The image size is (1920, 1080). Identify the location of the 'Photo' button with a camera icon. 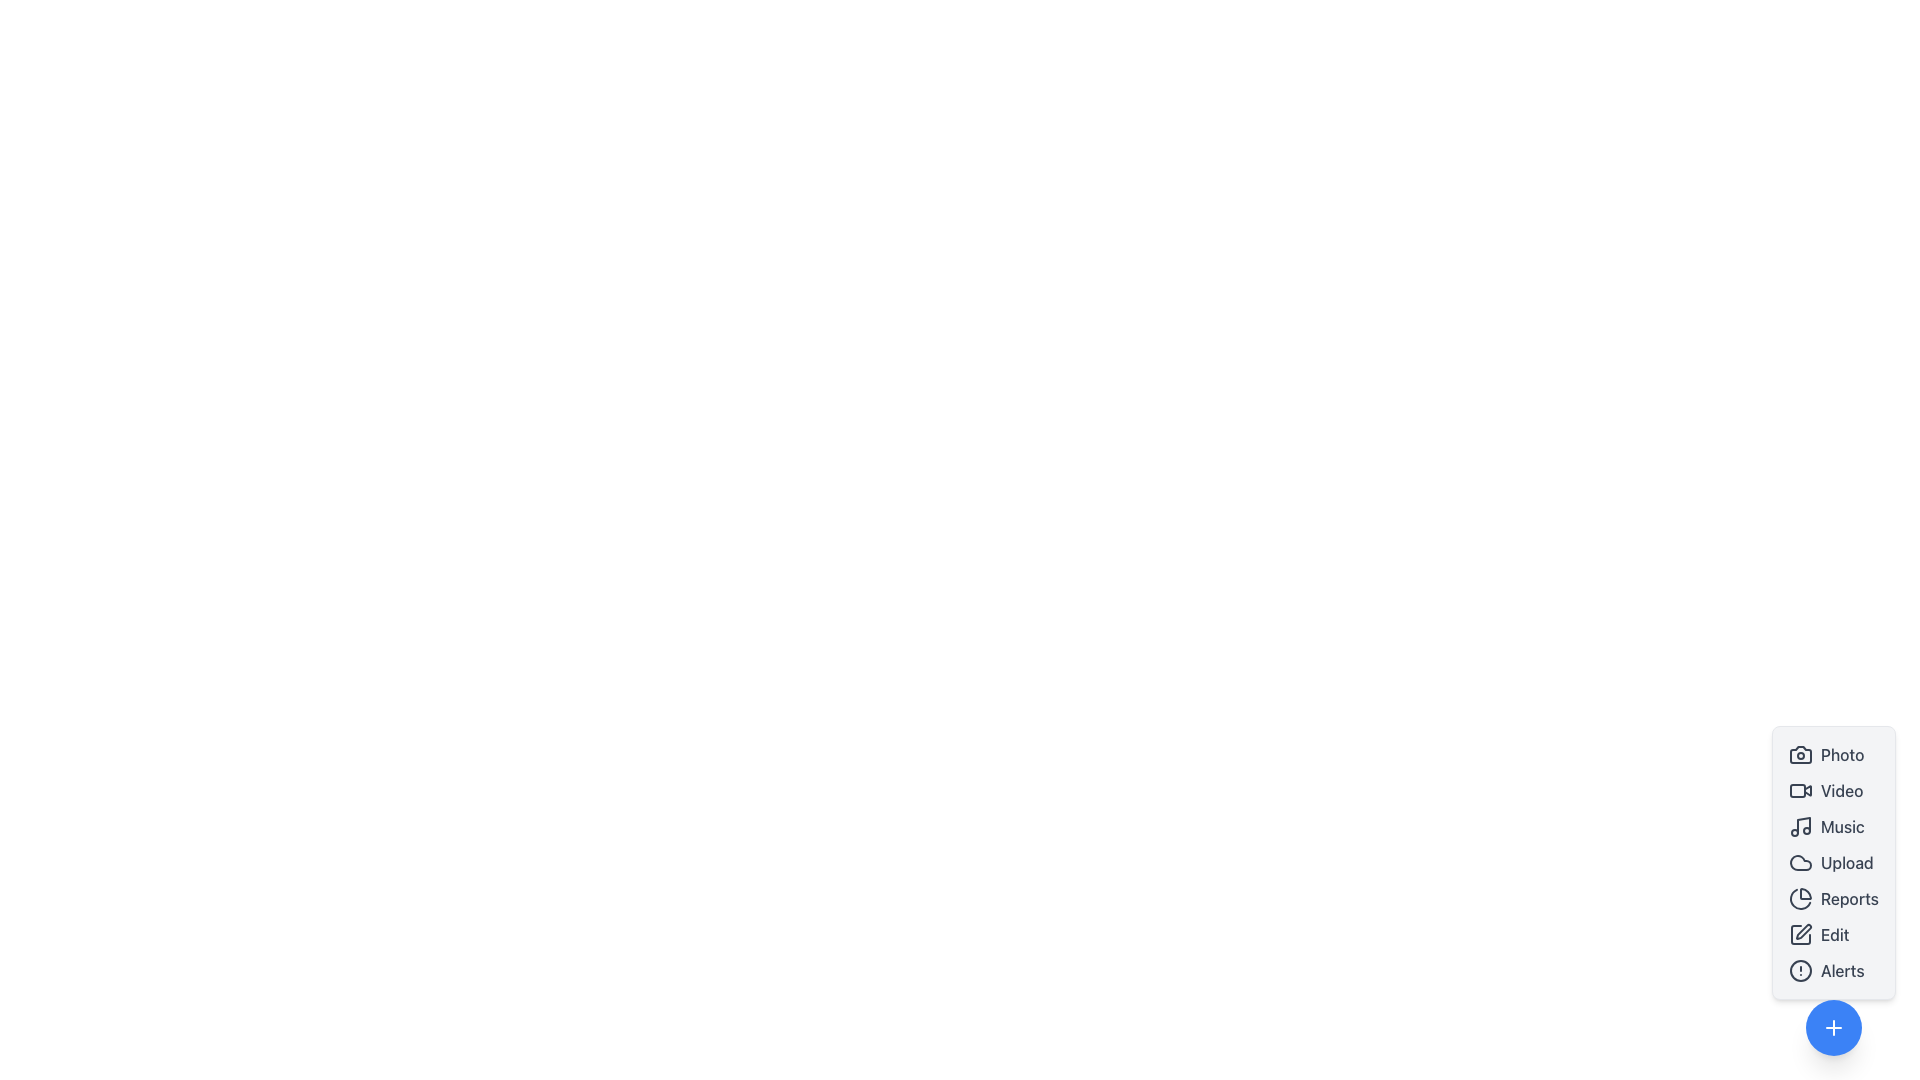
(1826, 755).